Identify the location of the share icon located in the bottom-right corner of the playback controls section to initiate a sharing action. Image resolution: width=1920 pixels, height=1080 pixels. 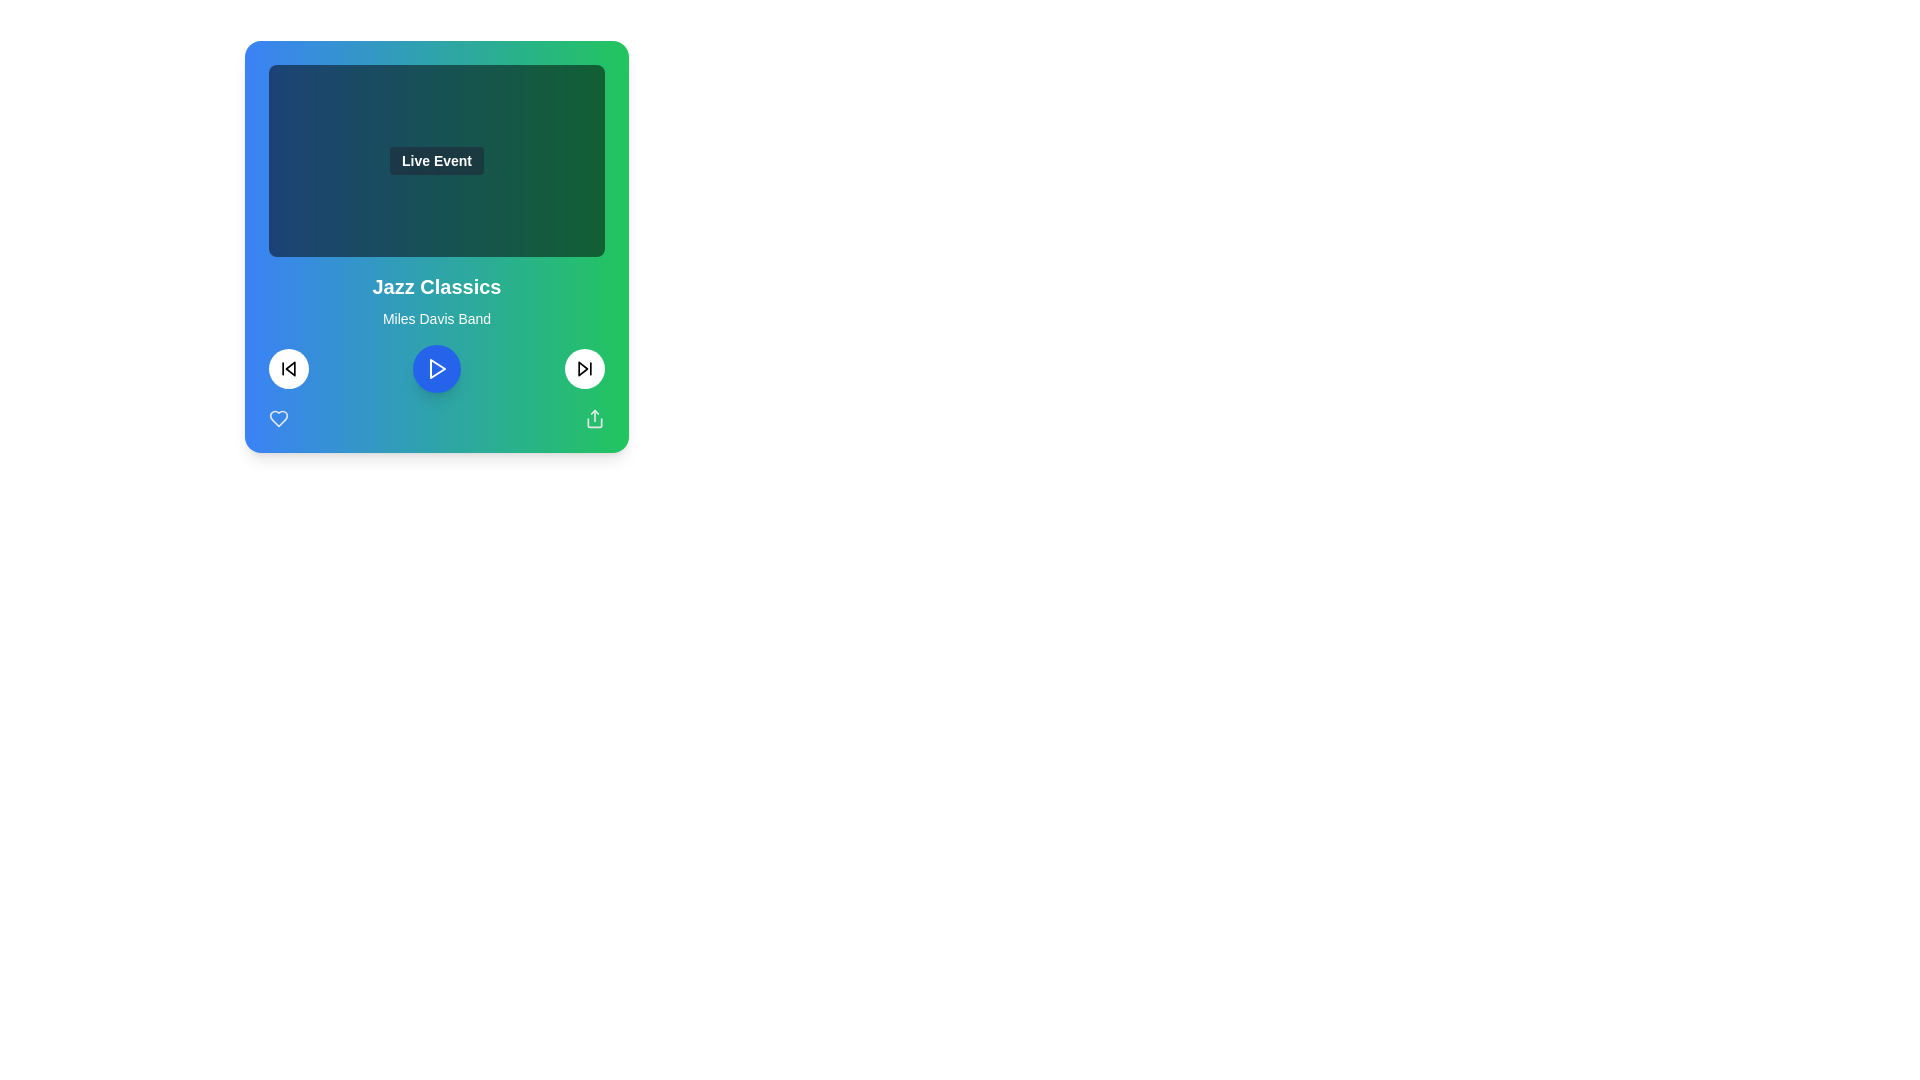
(594, 418).